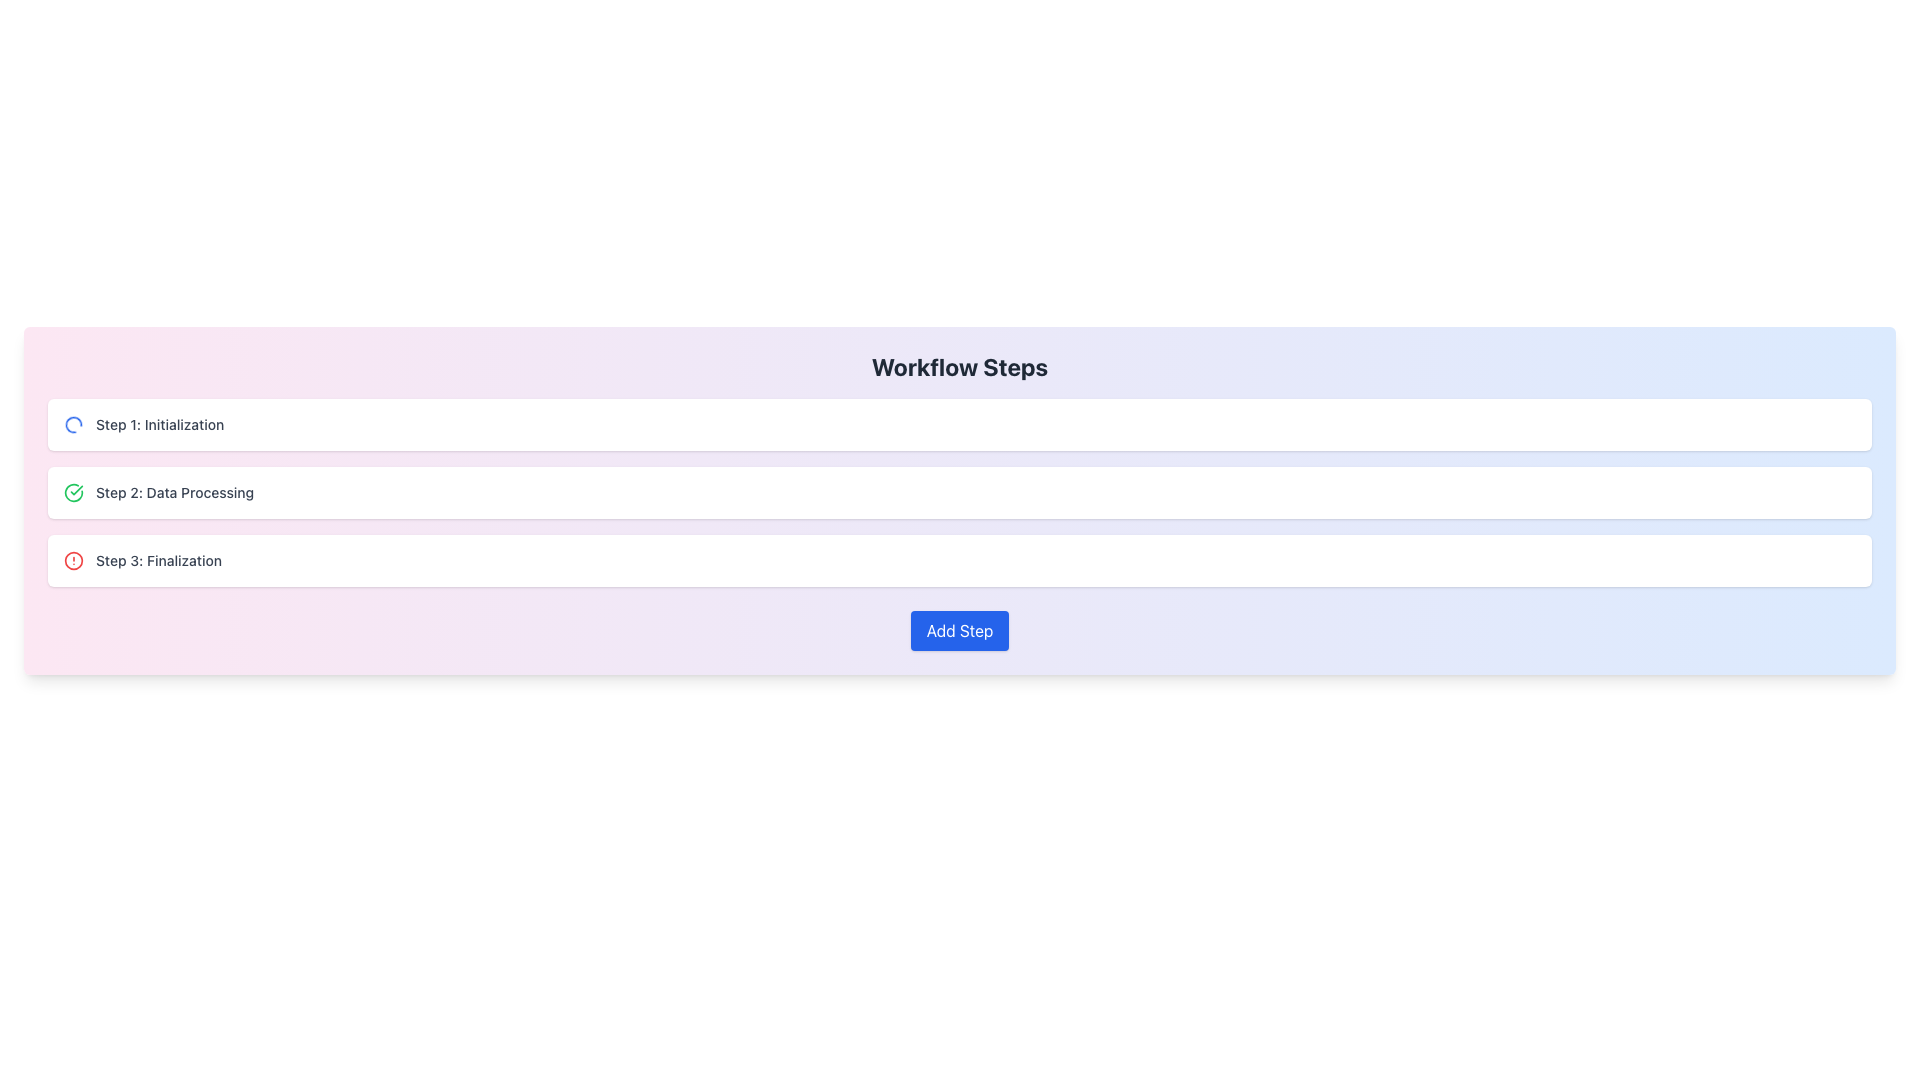 This screenshot has width=1920, height=1080. Describe the element at coordinates (73, 560) in the screenshot. I see `the alert icon located to the left of the 'Step 3: Finalization' text to acknowledge the alert` at that location.